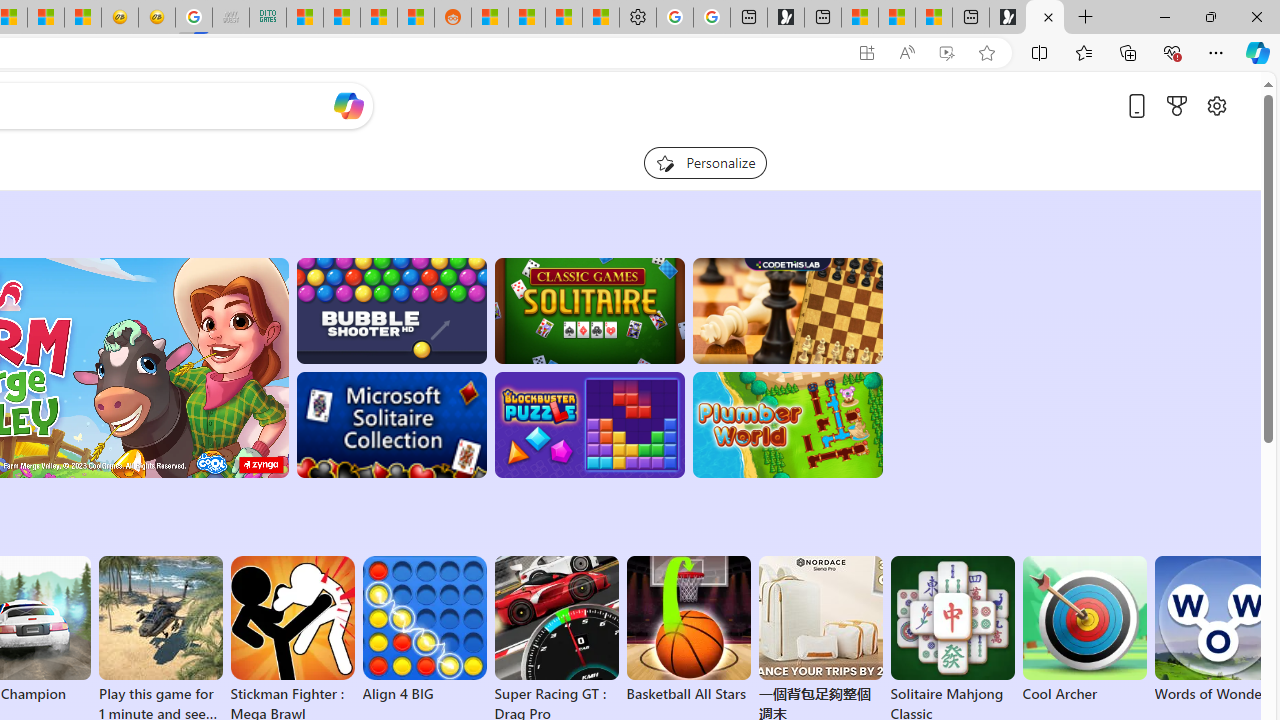 This screenshot has height=720, width=1280. What do you see at coordinates (786, 424) in the screenshot?
I see `'Plumber World'` at bounding box center [786, 424].